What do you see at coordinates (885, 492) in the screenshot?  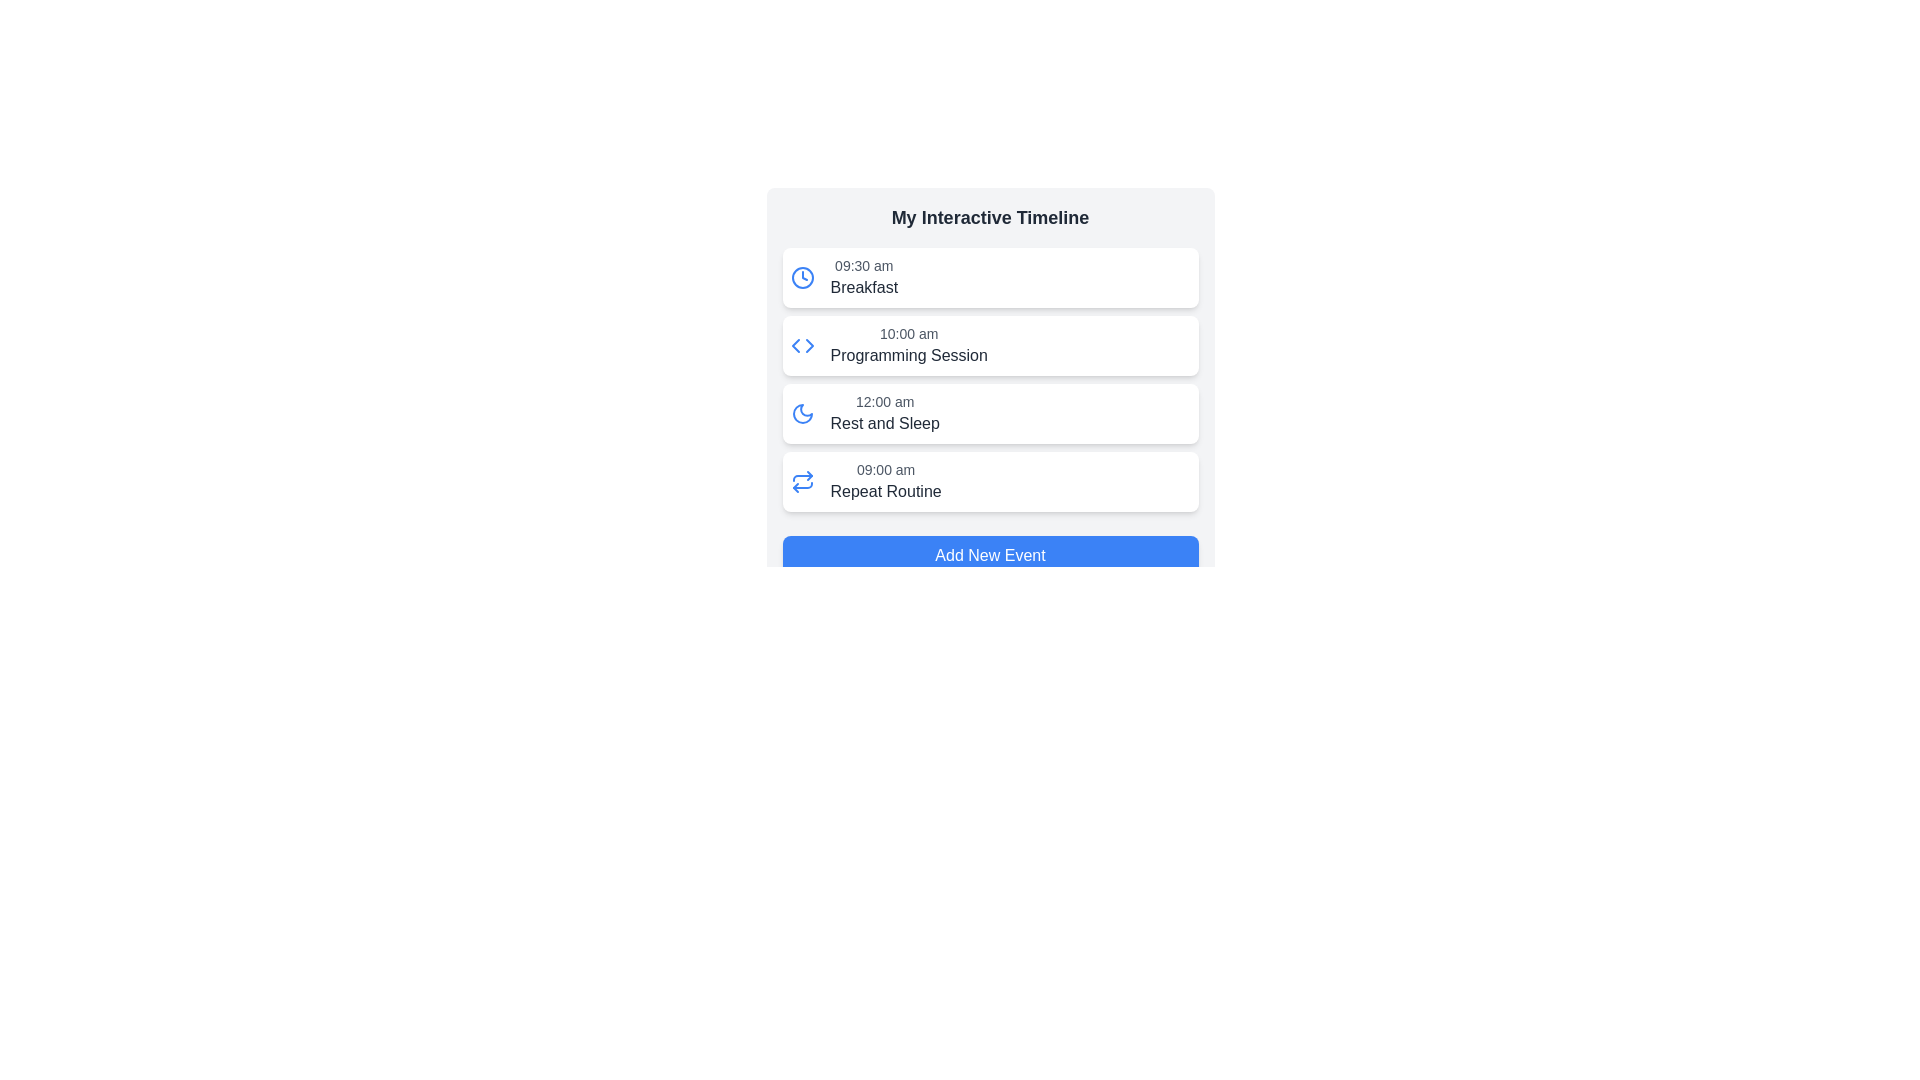 I see `text label describing the activity scheduled at '09:00 am' in the timeline entry, located just above the 'Add New Event' button` at bounding box center [885, 492].